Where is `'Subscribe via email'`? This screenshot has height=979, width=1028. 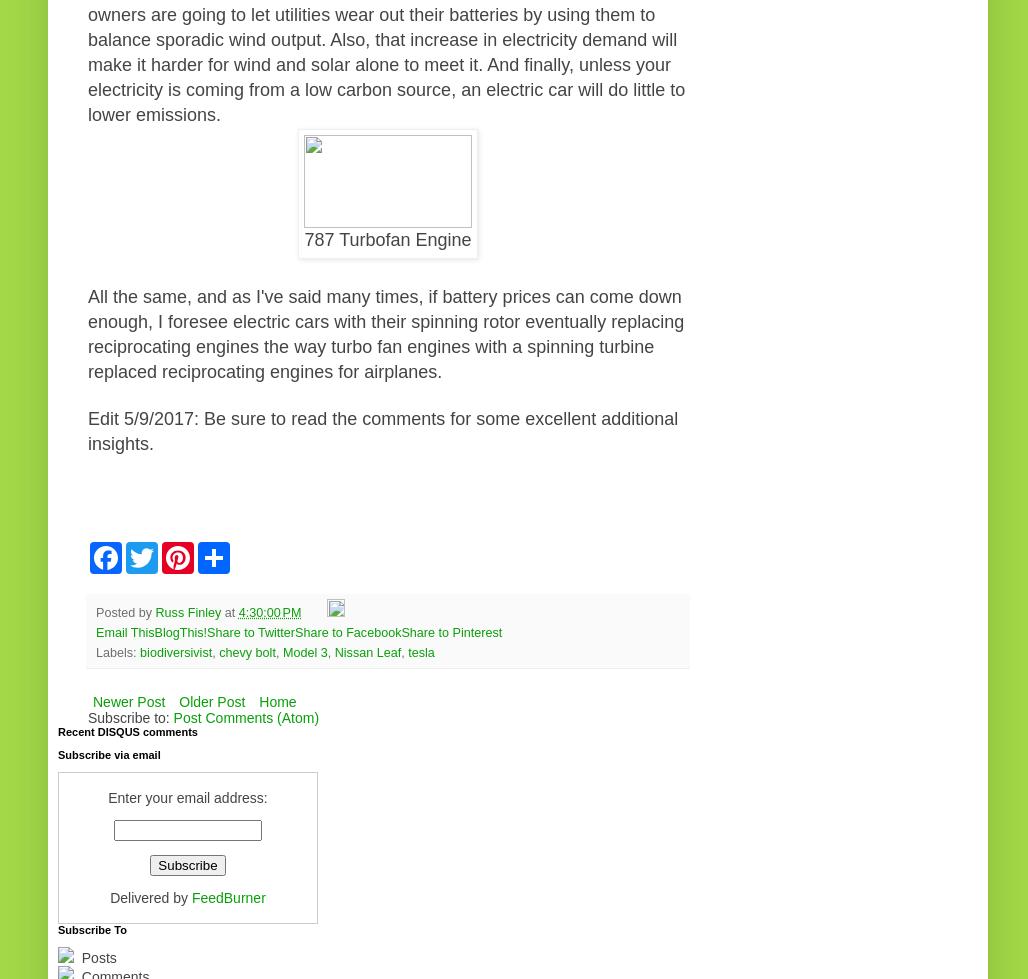
'Subscribe via email' is located at coordinates (107, 754).